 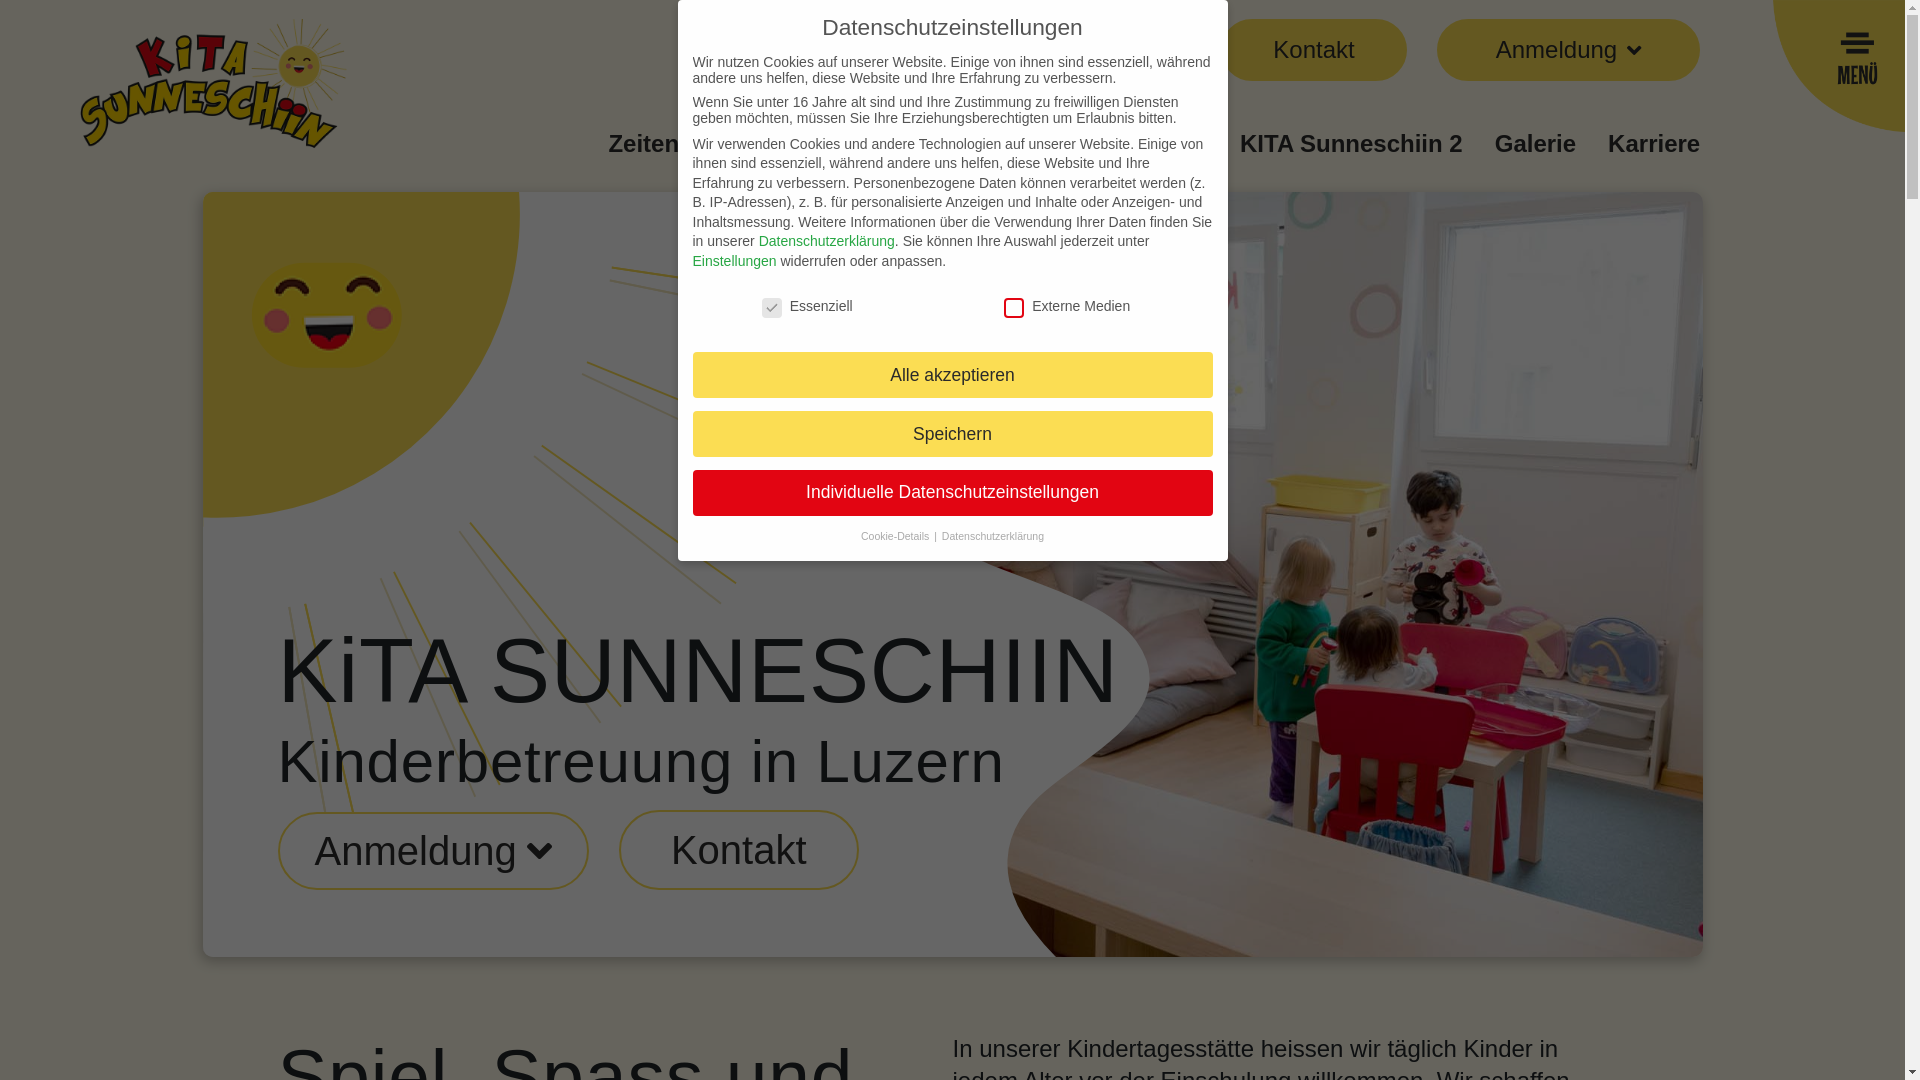 What do you see at coordinates (895, 535) in the screenshot?
I see `'Cookie-Details'` at bounding box center [895, 535].